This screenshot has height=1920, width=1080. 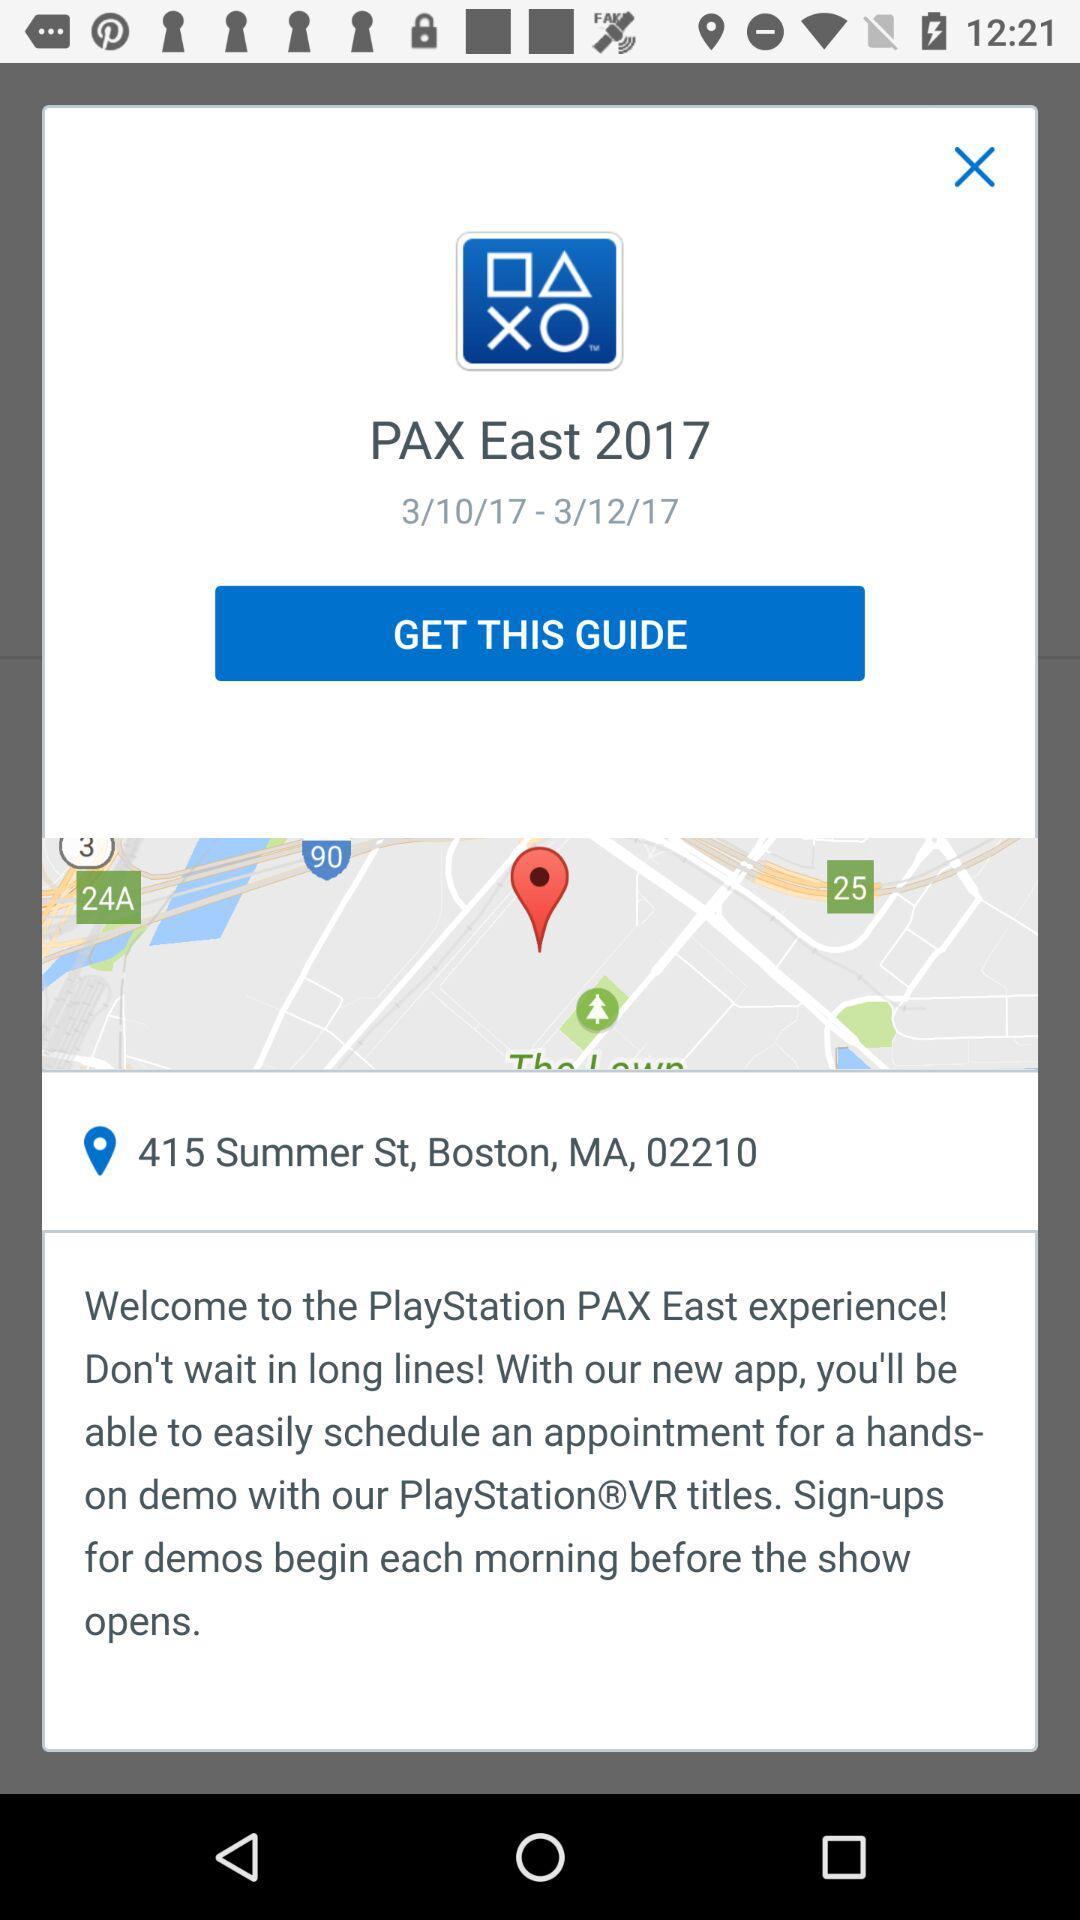 I want to click on the close icon, so click(x=974, y=167).